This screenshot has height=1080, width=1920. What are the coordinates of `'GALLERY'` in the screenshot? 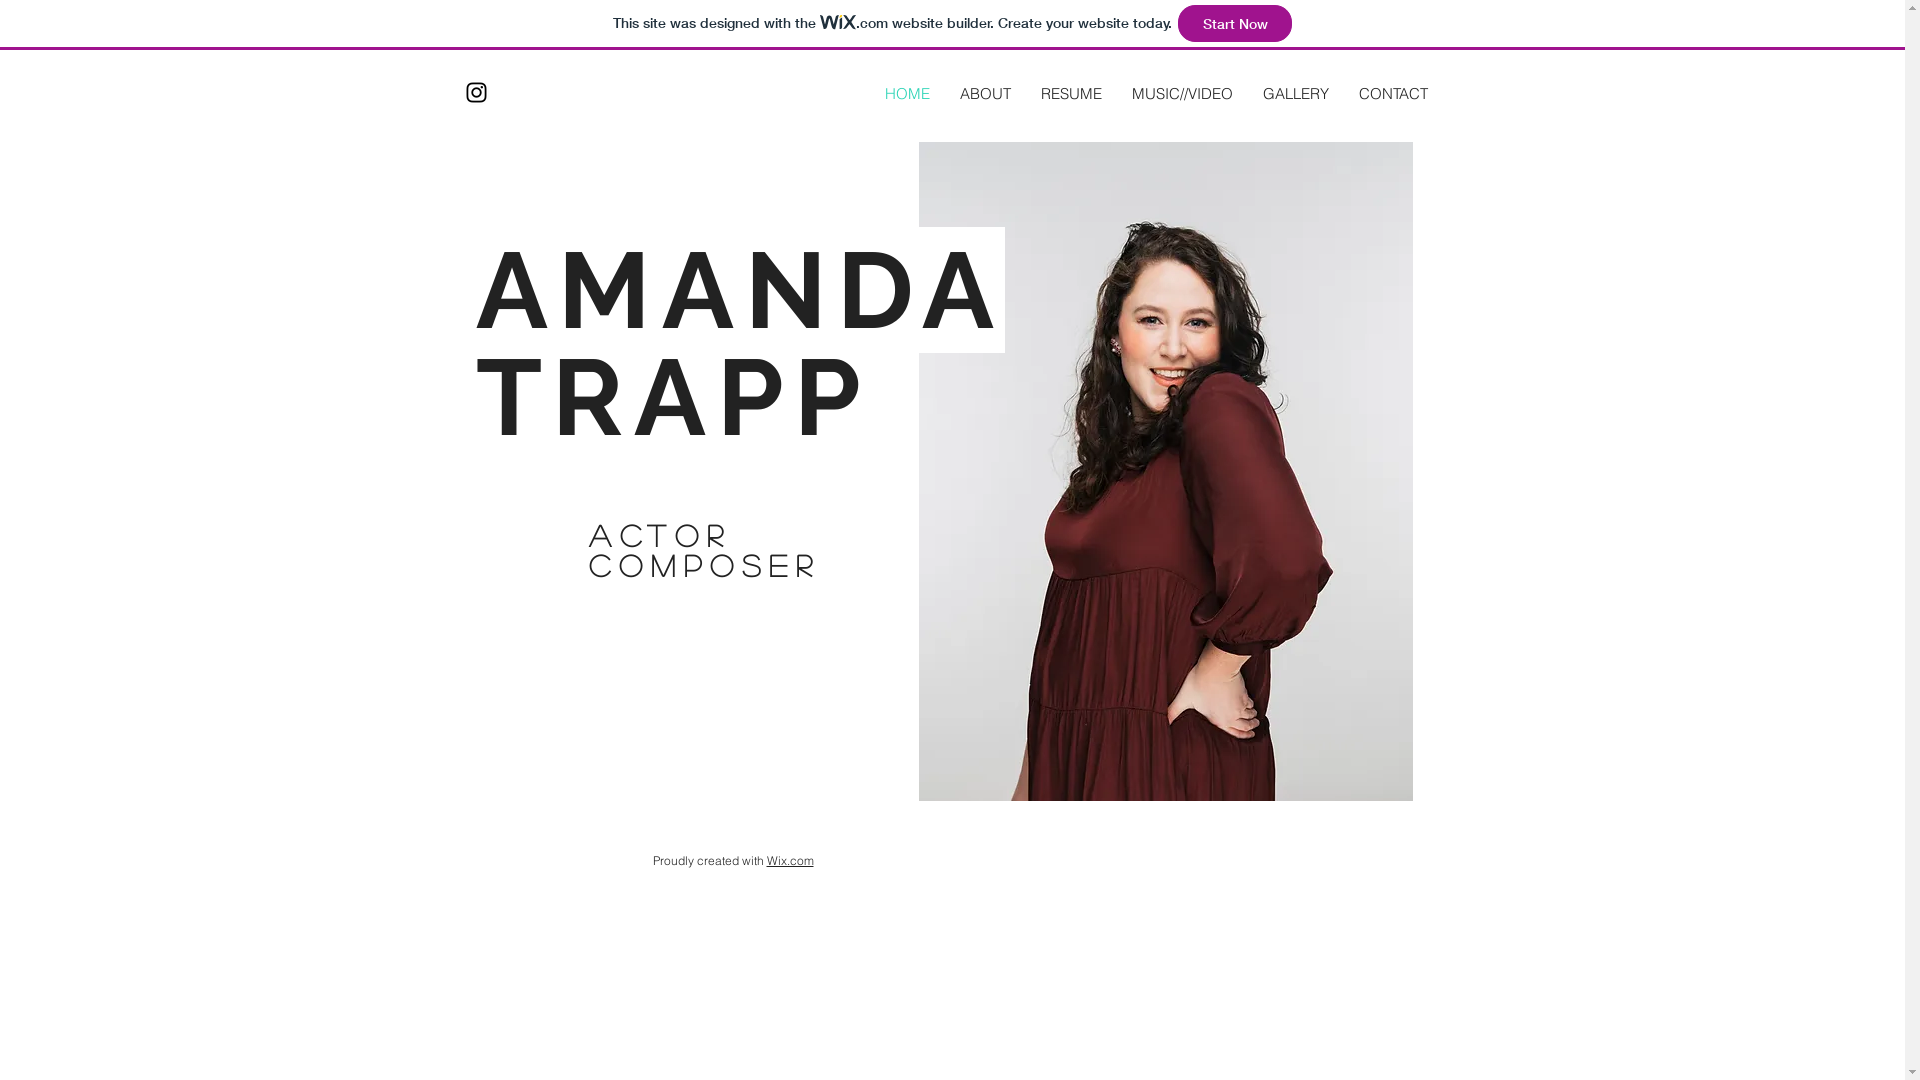 It's located at (1247, 93).